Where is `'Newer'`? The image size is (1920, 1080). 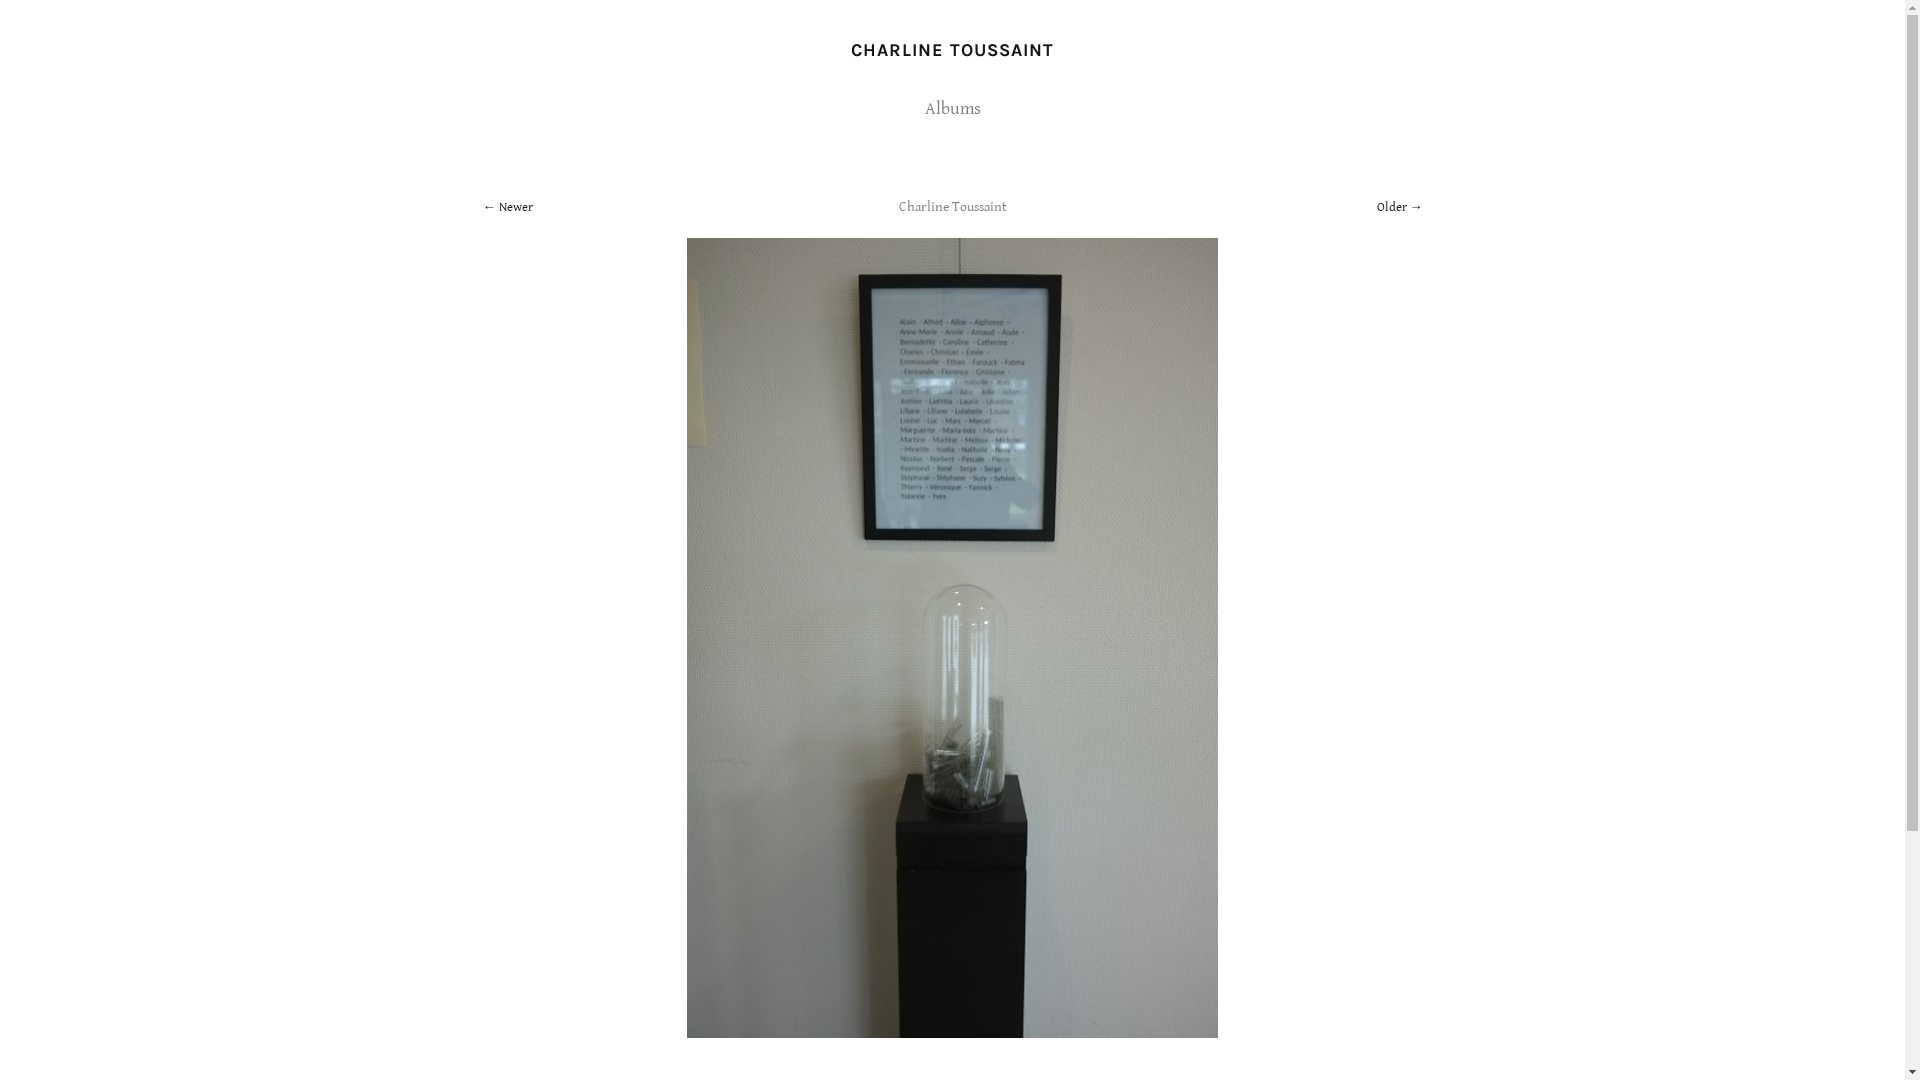
'Newer' is located at coordinates (507, 207).